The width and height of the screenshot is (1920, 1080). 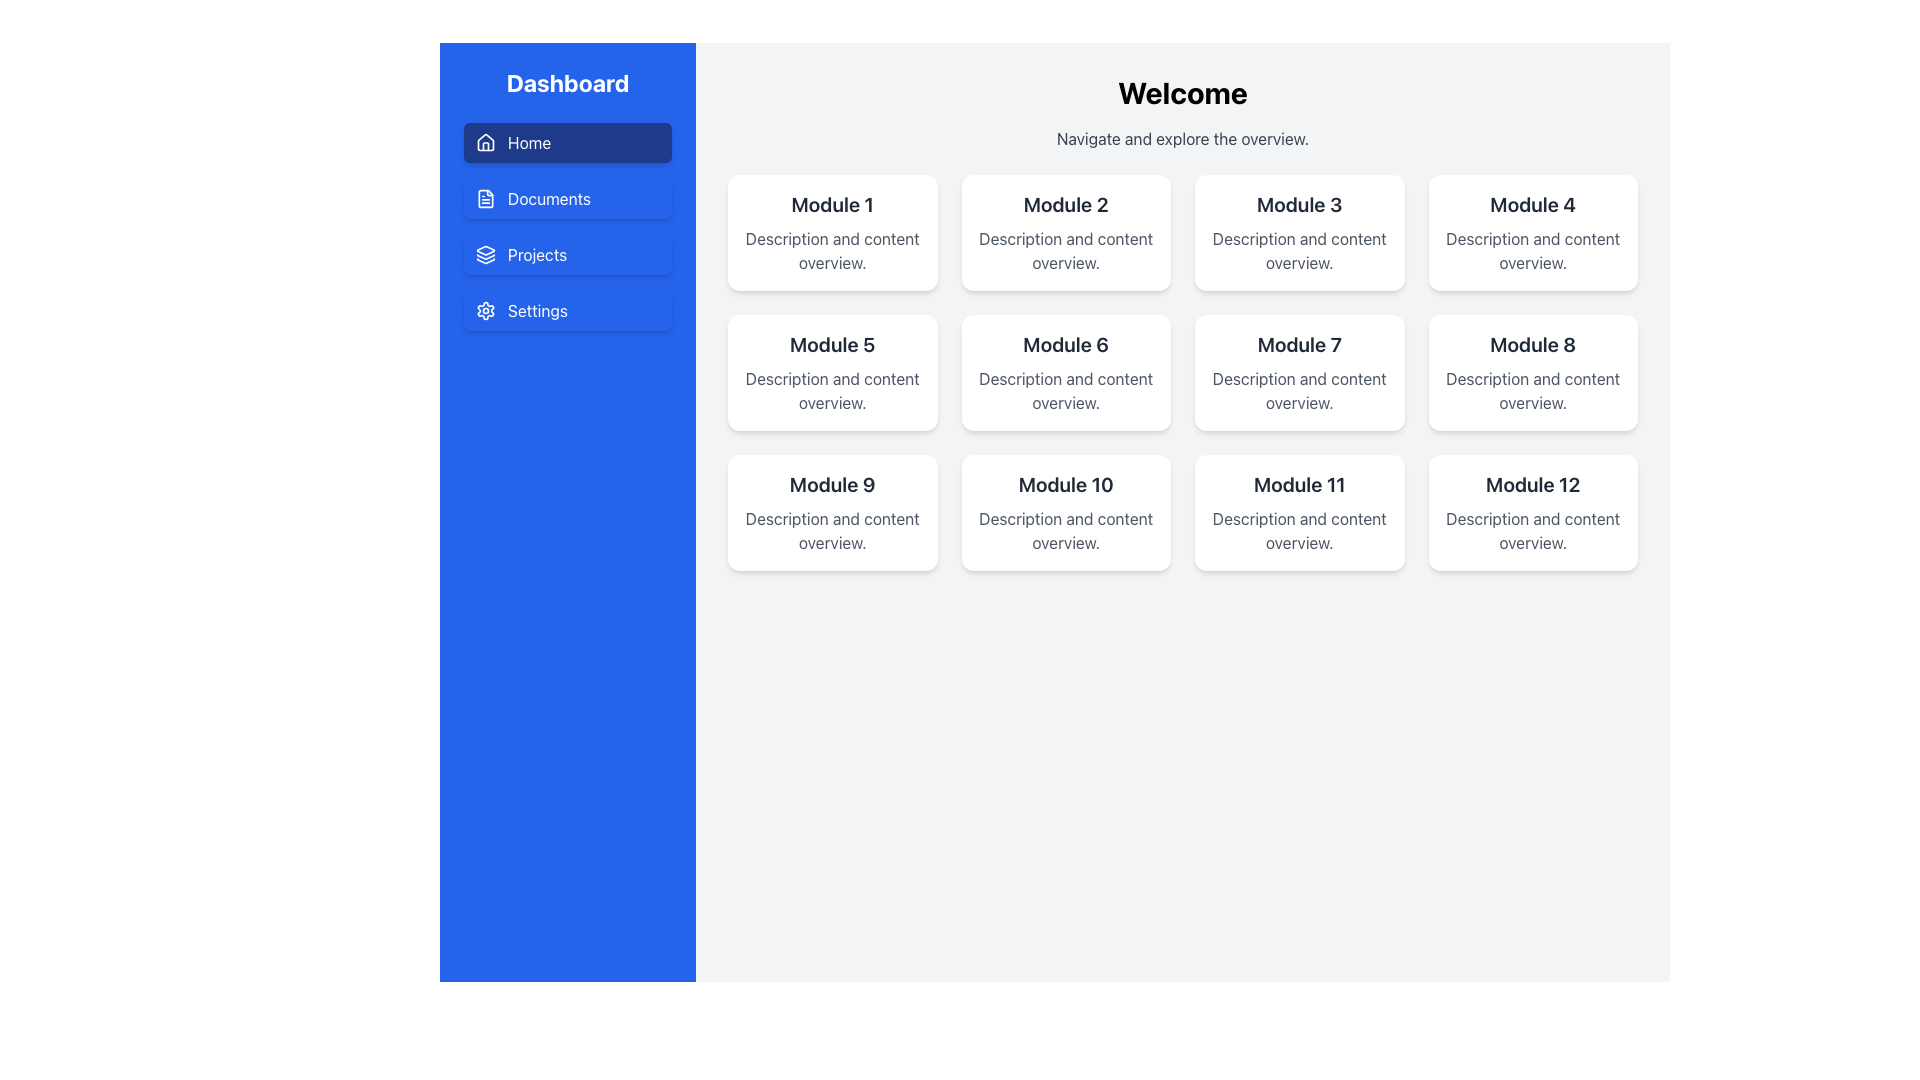 What do you see at coordinates (1299, 530) in the screenshot?
I see `the text component styled in medium gray font that features the text 'Description and content overview.' located as the secondary content in the Module 11 card` at bounding box center [1299, 530].